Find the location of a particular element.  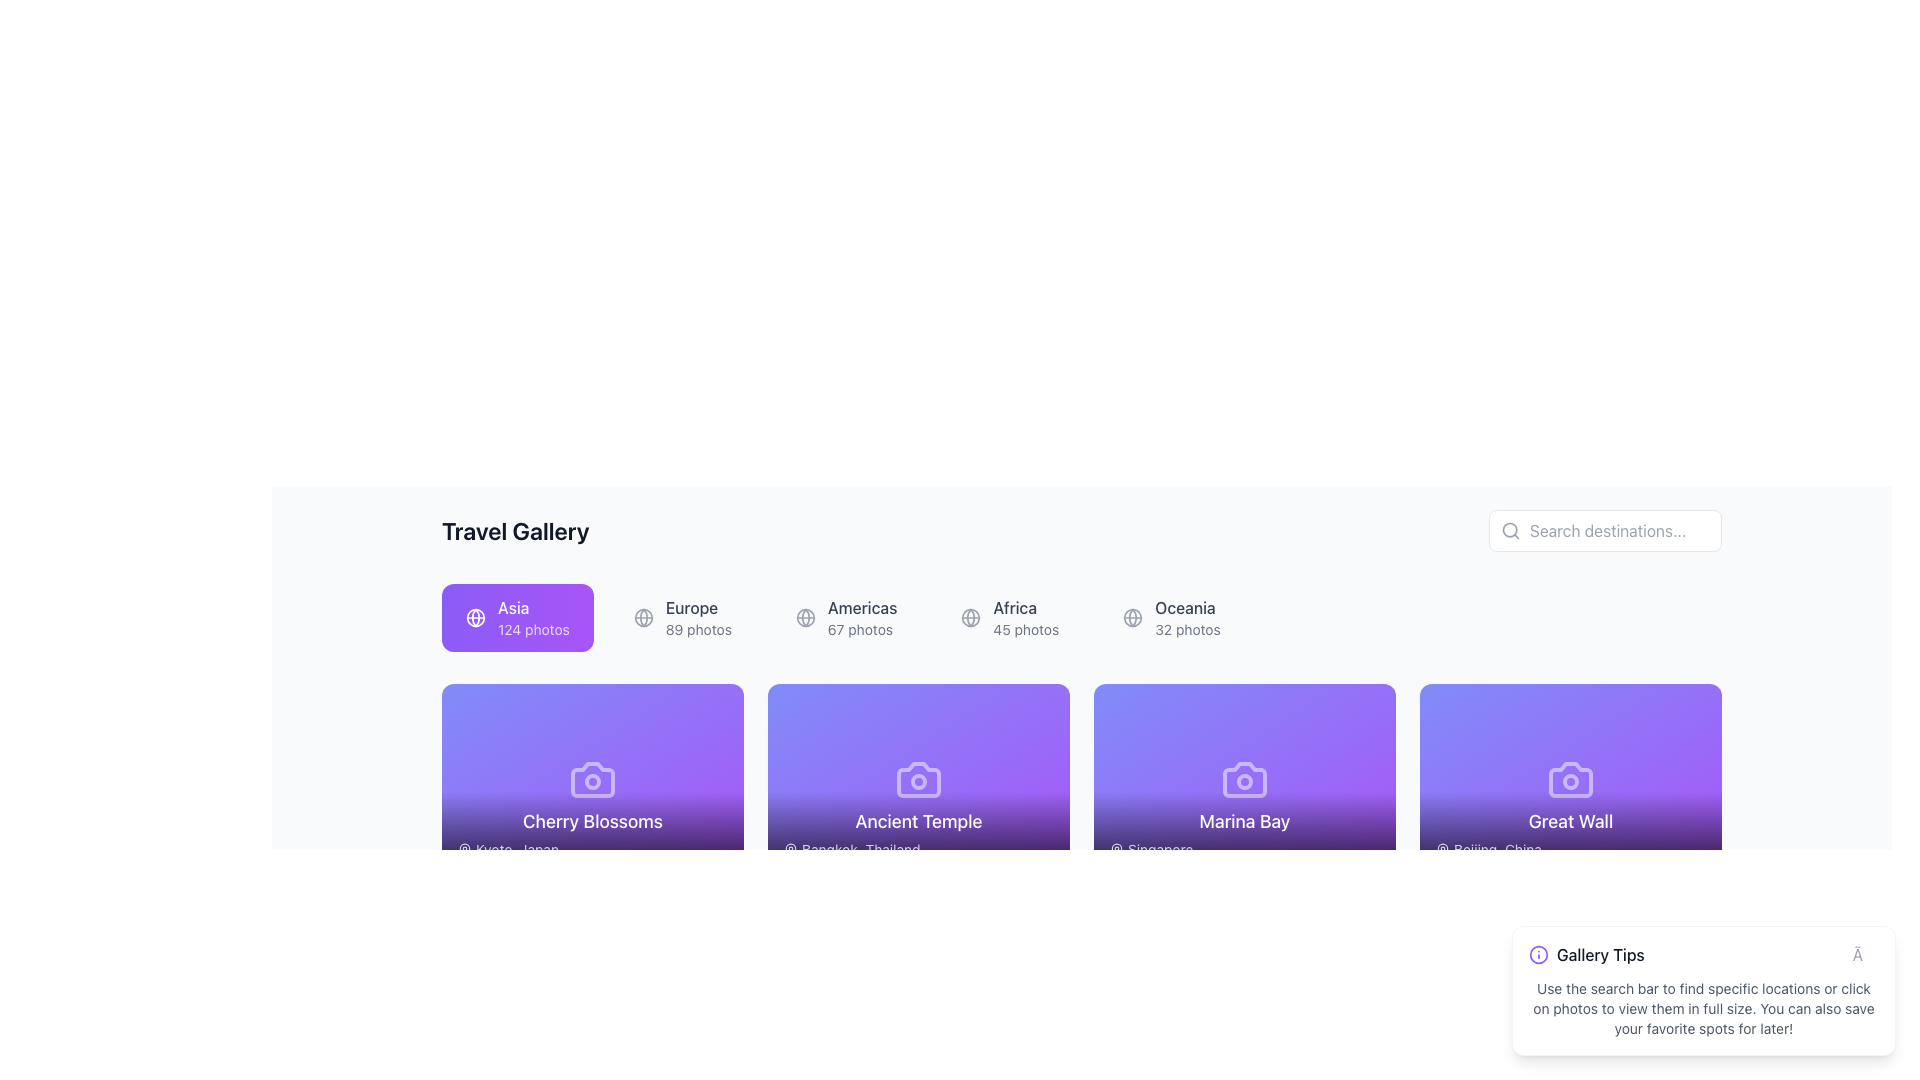

the 'Asia' geographical category text label in the 'Travel Gallery' section is located at coordinates (533, 616).